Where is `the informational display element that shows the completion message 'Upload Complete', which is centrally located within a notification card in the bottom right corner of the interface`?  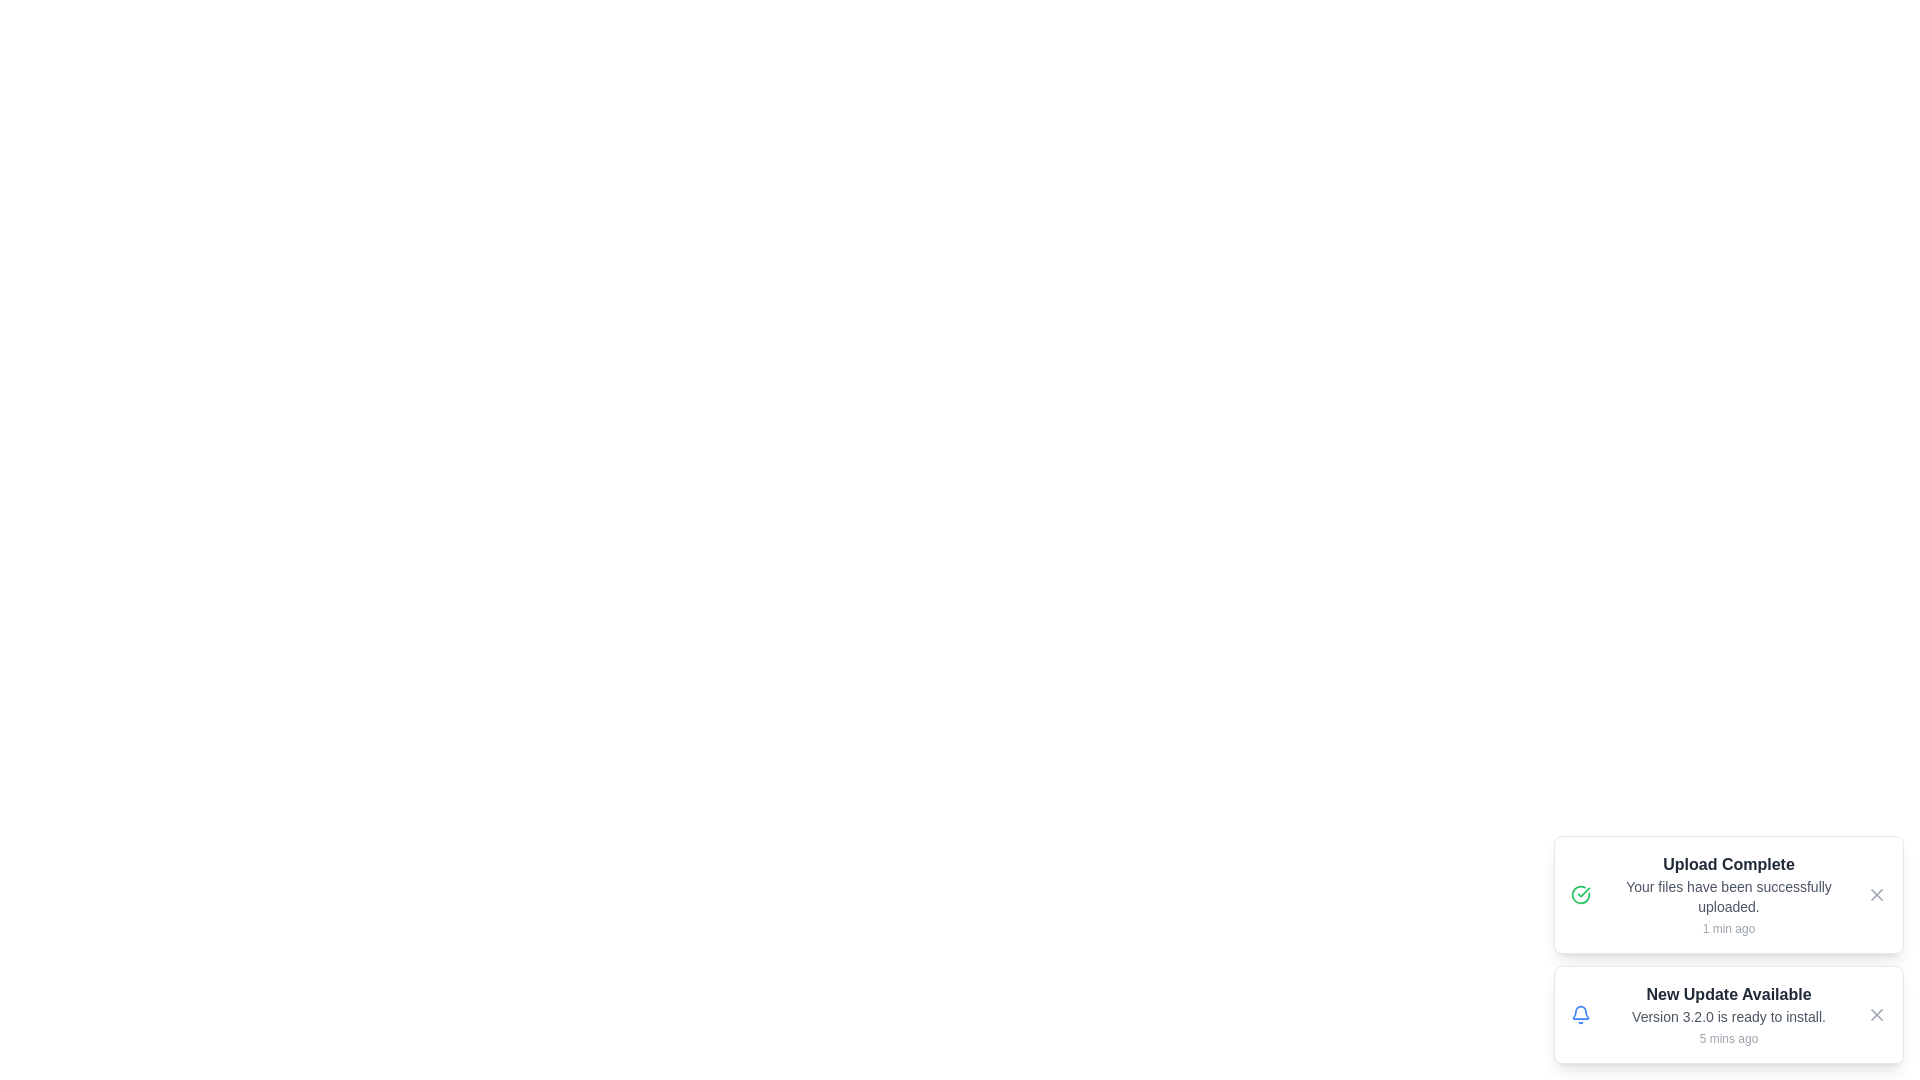 the informational display element that shows the completion message 'Upload Complete', which is centrally located within a notification card in the bottom right corner of the interface is located at coordinates (1727, 893).